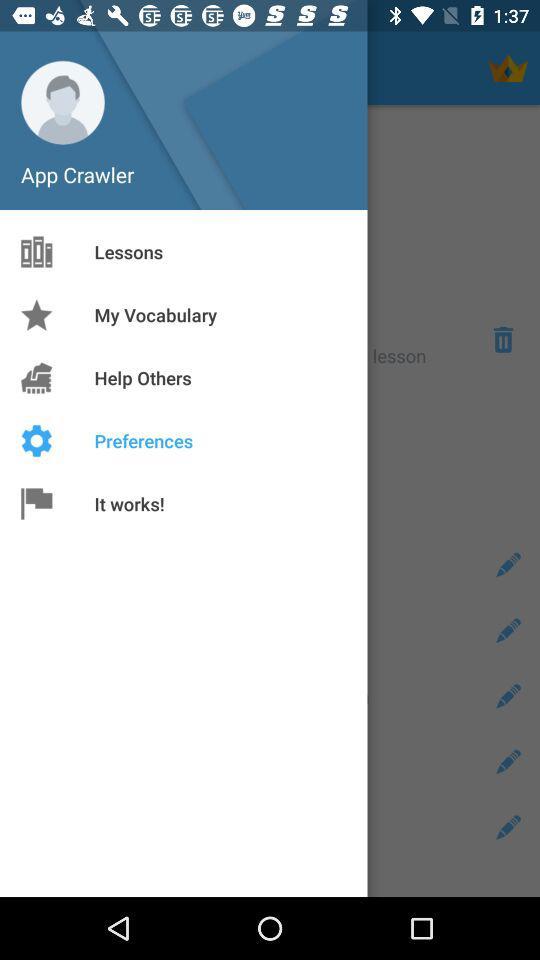 This screenshot has height=960, width=540. Describe the element at coordinates (508, 760) in the screenshot. I see `the edit icon` at that location.